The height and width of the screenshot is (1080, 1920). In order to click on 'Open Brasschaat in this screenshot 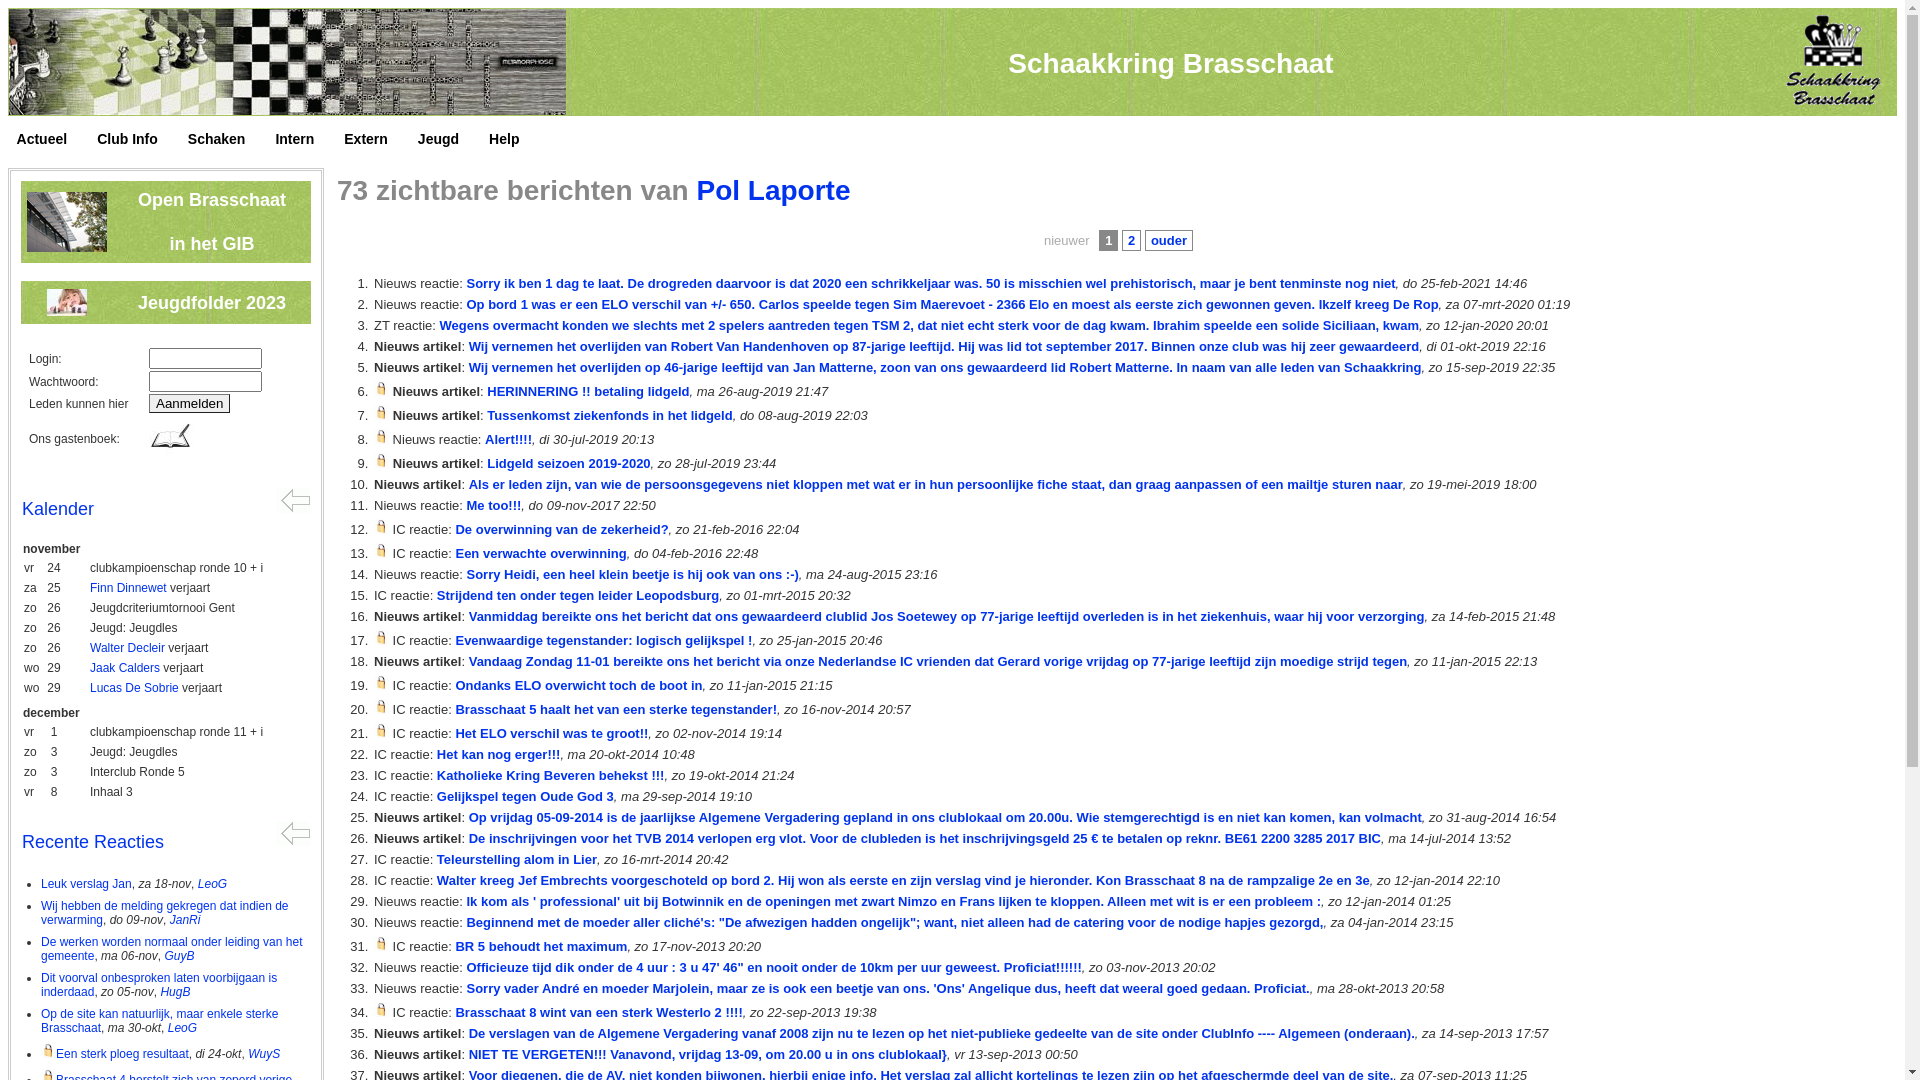, I will do `click(211, 222)`.